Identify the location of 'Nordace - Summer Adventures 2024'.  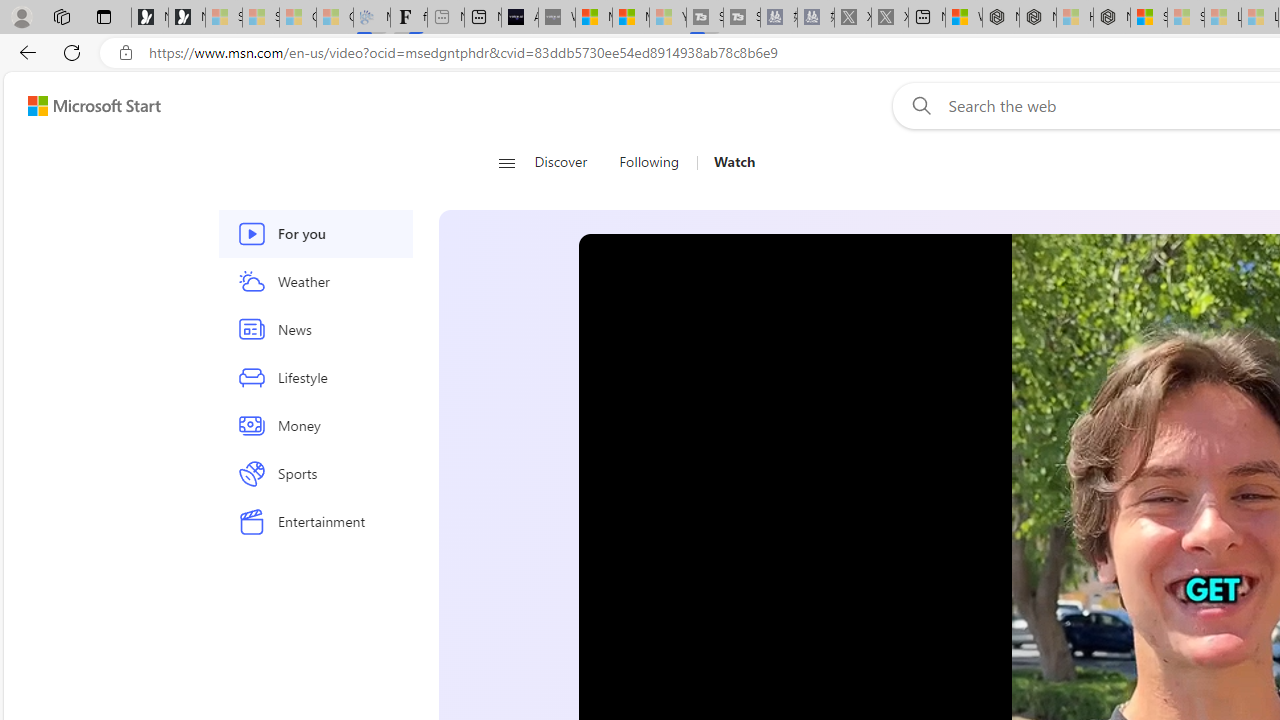
(1038, 17).